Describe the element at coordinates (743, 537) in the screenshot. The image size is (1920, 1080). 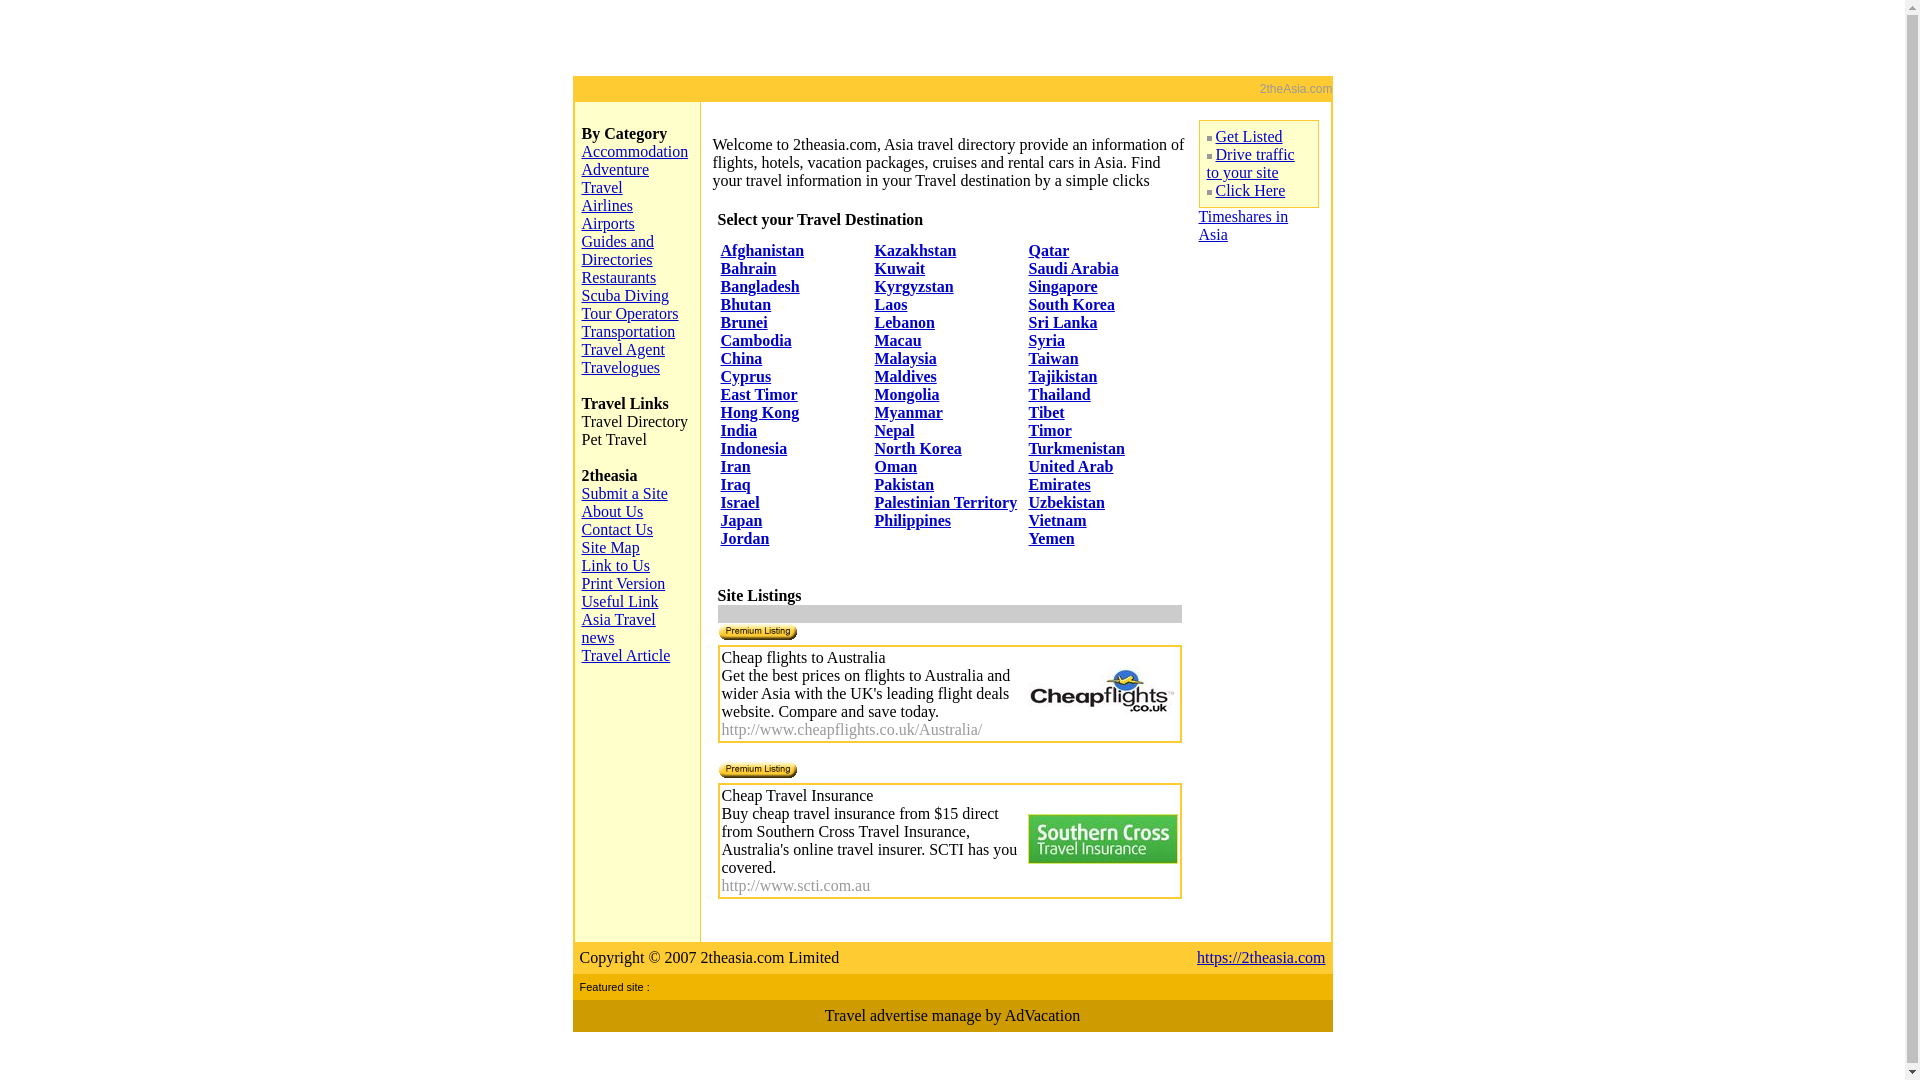
I see `'Jordan'` at that location.